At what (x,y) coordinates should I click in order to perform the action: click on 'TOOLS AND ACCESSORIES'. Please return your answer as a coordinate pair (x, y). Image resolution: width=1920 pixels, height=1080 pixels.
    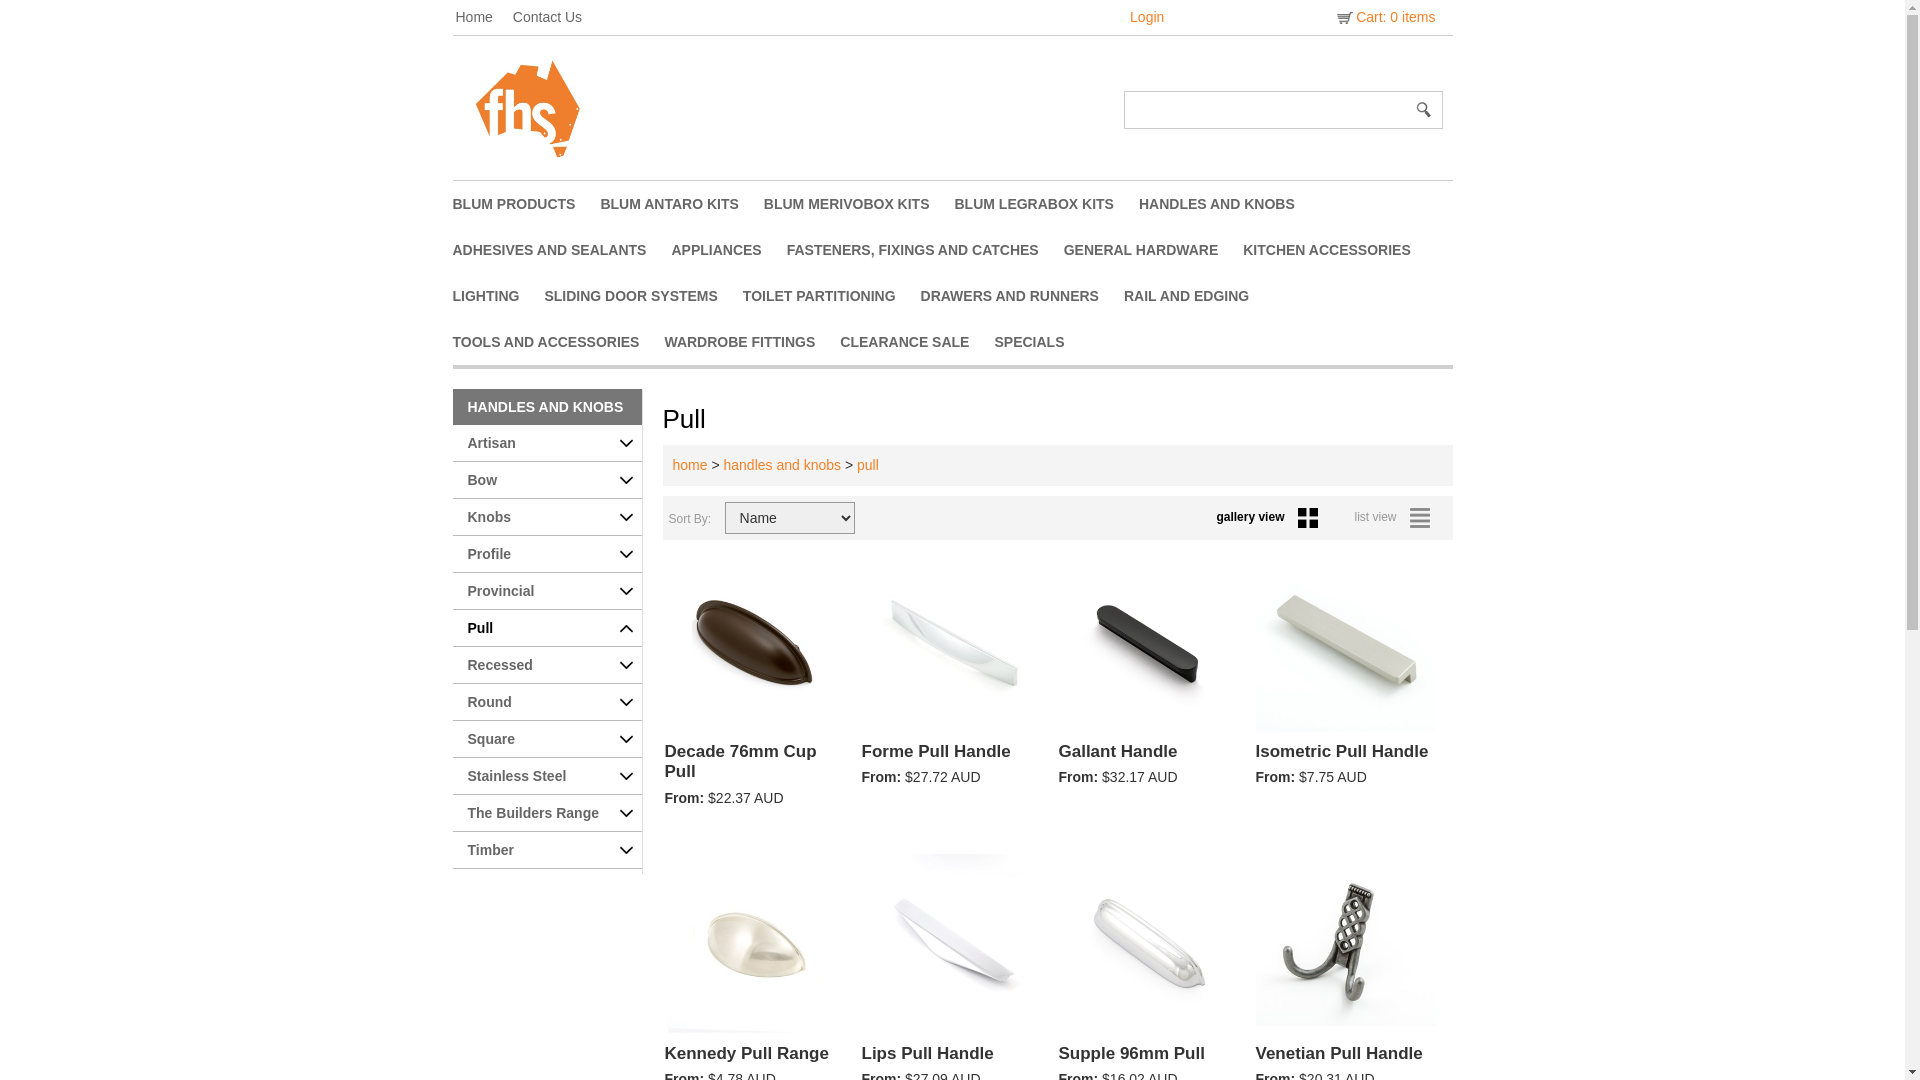
    Looking at the image, I should click on (557, 341).